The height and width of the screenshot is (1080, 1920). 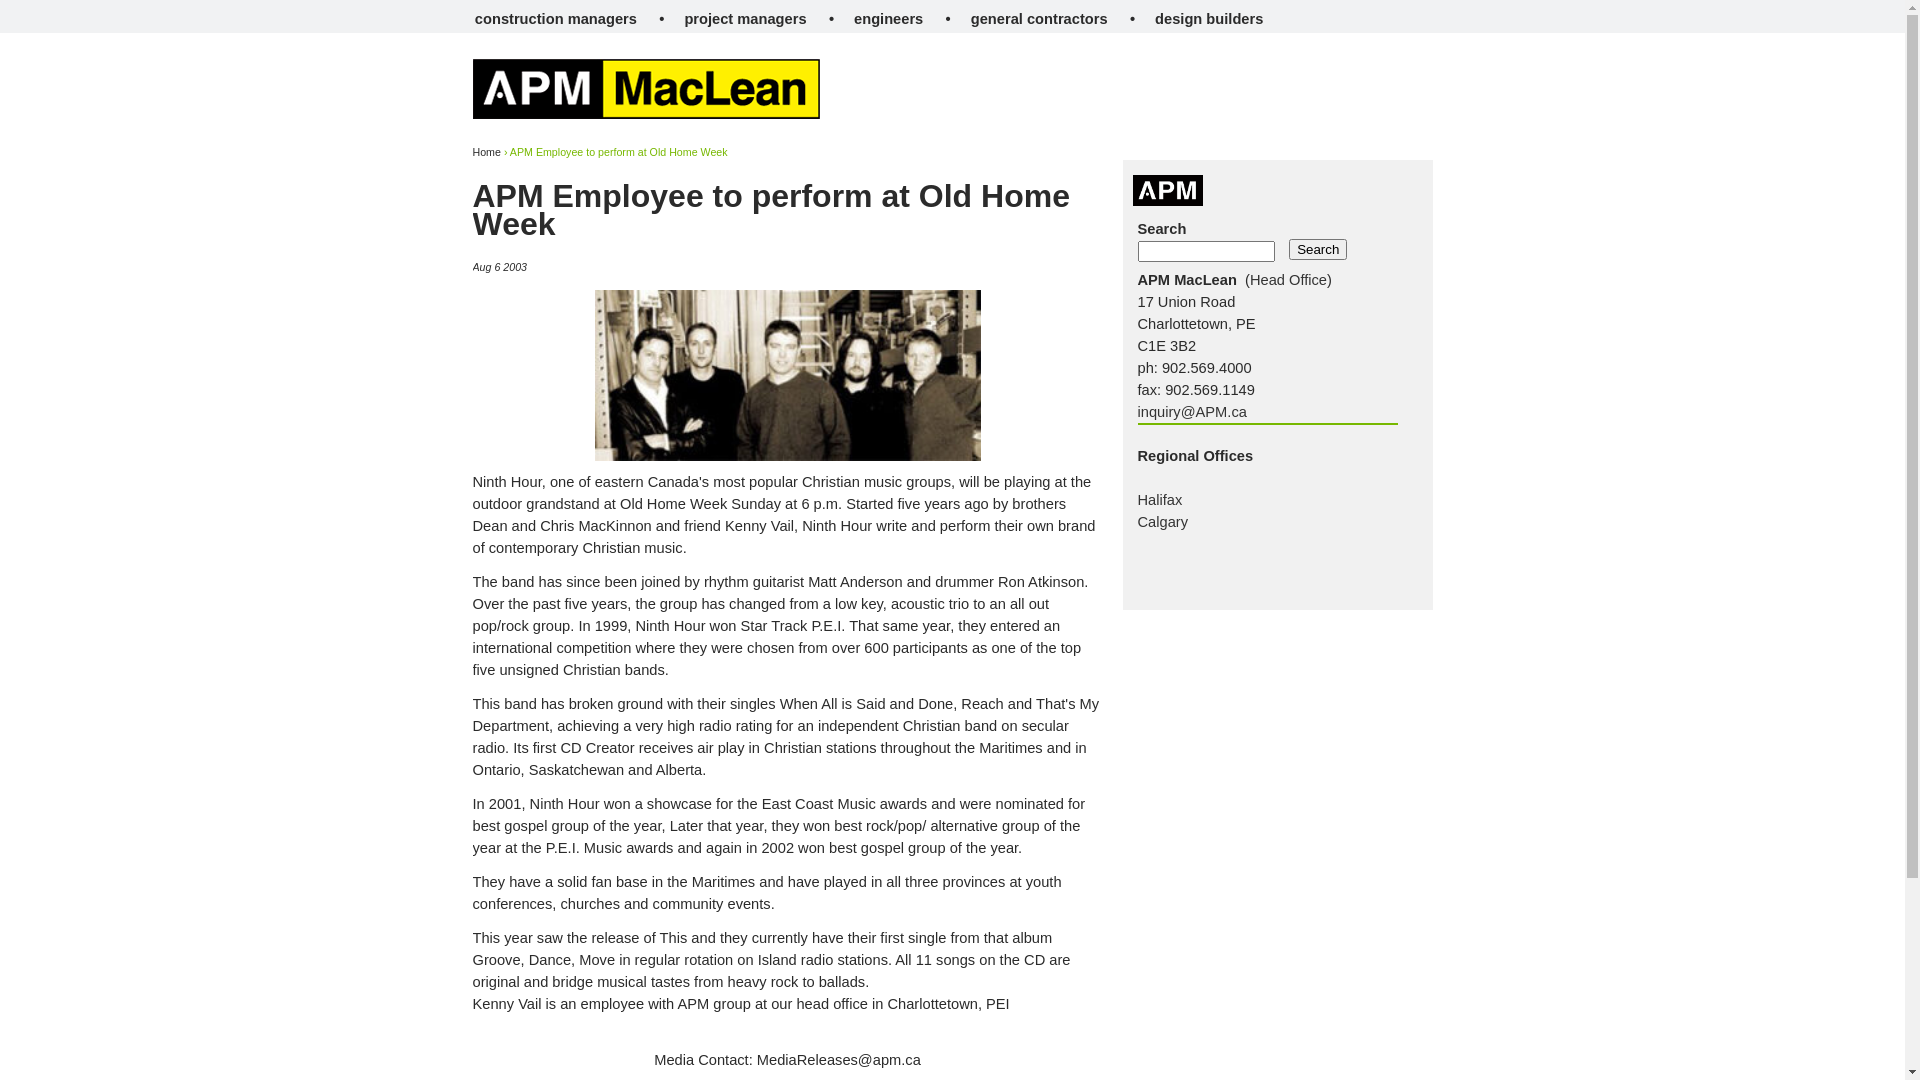 I want to click on 'Halifax', so click(x=1160, y=499).